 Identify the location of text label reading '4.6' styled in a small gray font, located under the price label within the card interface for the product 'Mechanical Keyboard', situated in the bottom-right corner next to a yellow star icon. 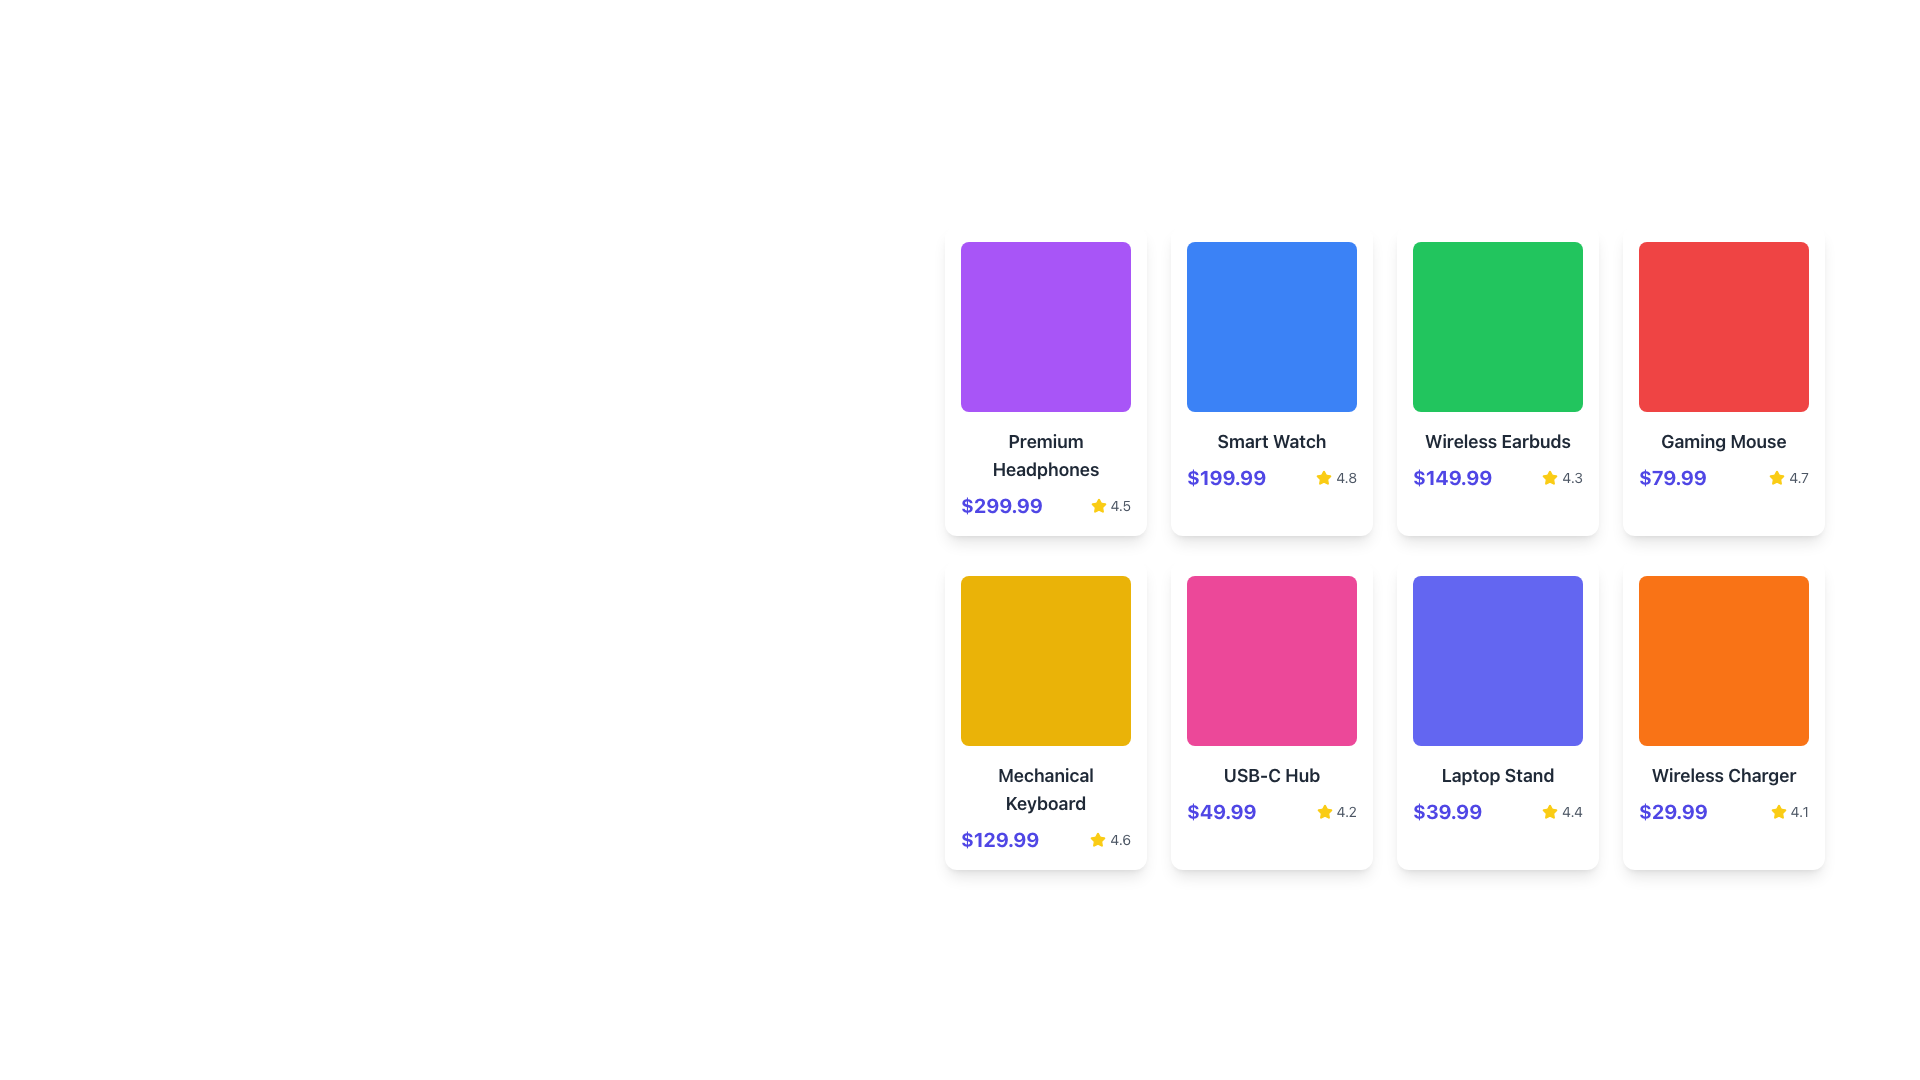
(1120, 840).